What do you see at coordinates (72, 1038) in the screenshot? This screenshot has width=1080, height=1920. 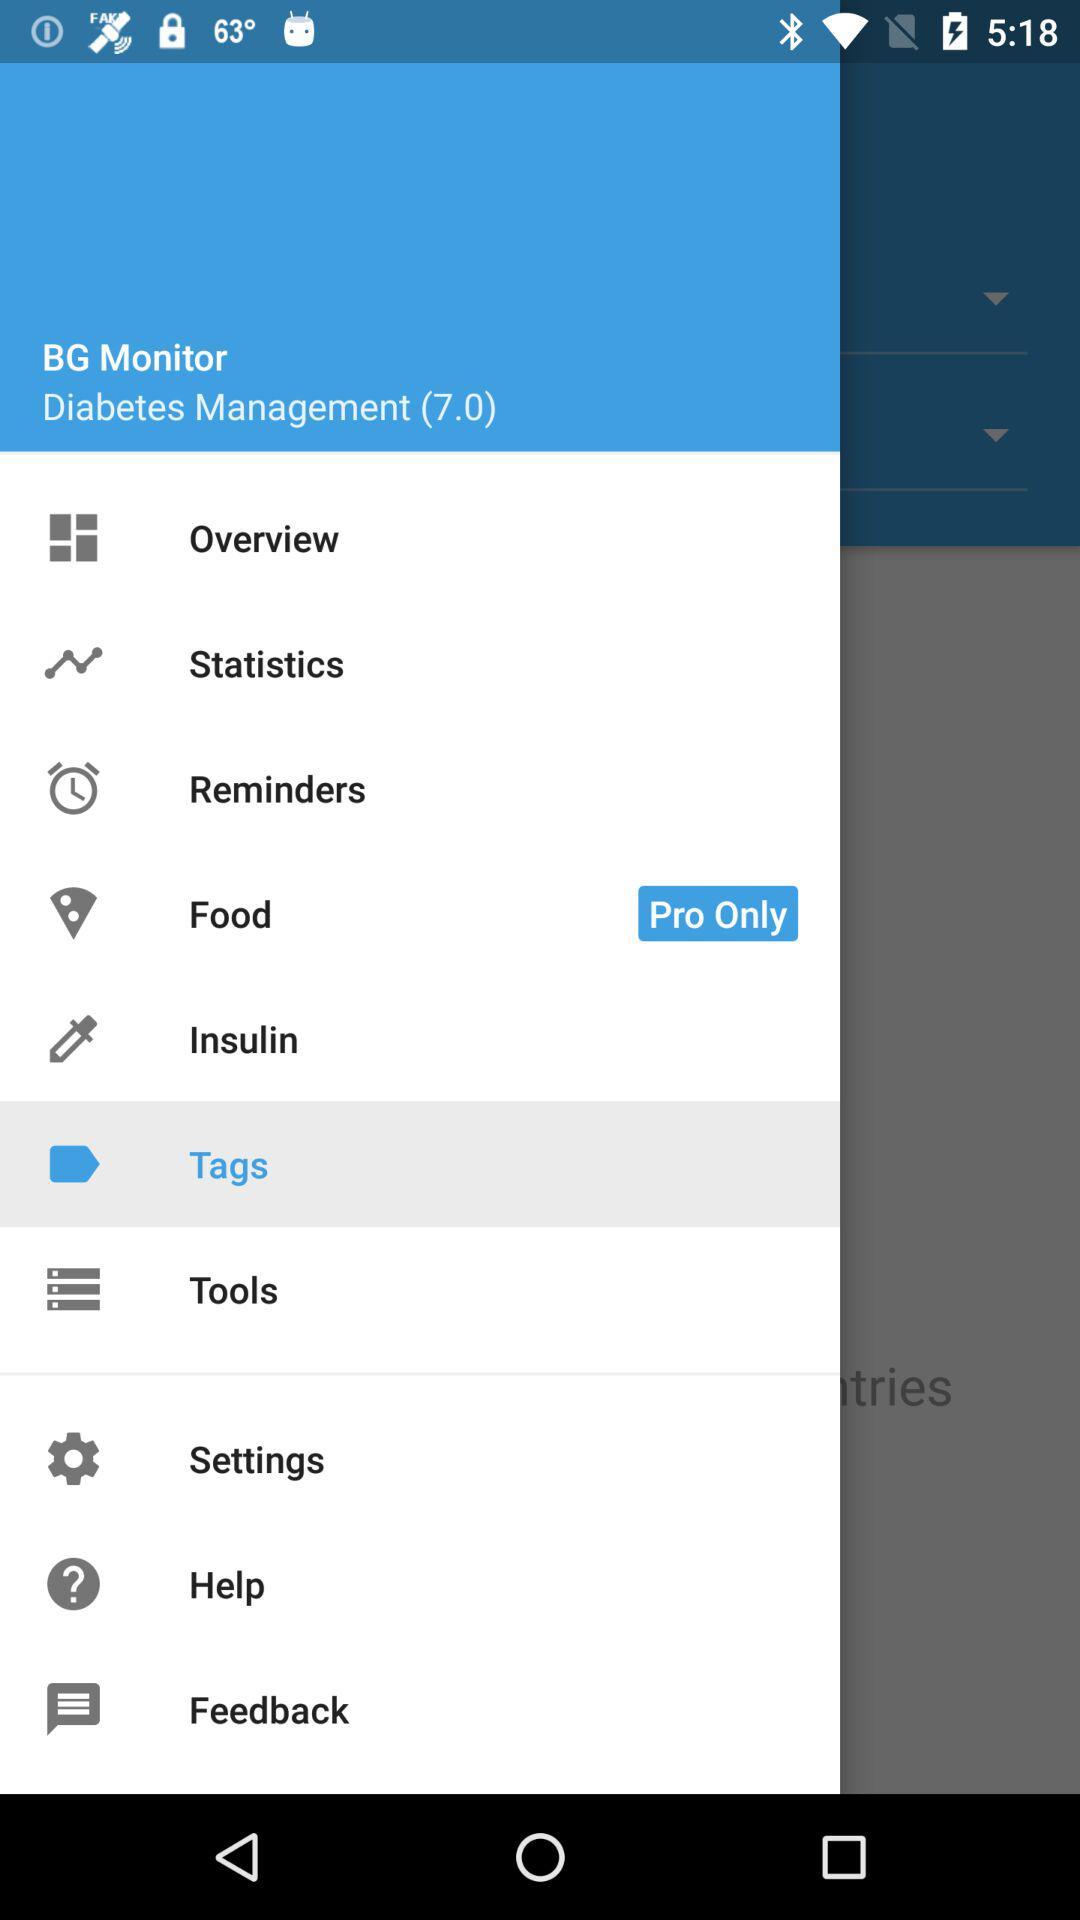 I see `mark icon in front text insulin` at bounding box center [72, 1038].